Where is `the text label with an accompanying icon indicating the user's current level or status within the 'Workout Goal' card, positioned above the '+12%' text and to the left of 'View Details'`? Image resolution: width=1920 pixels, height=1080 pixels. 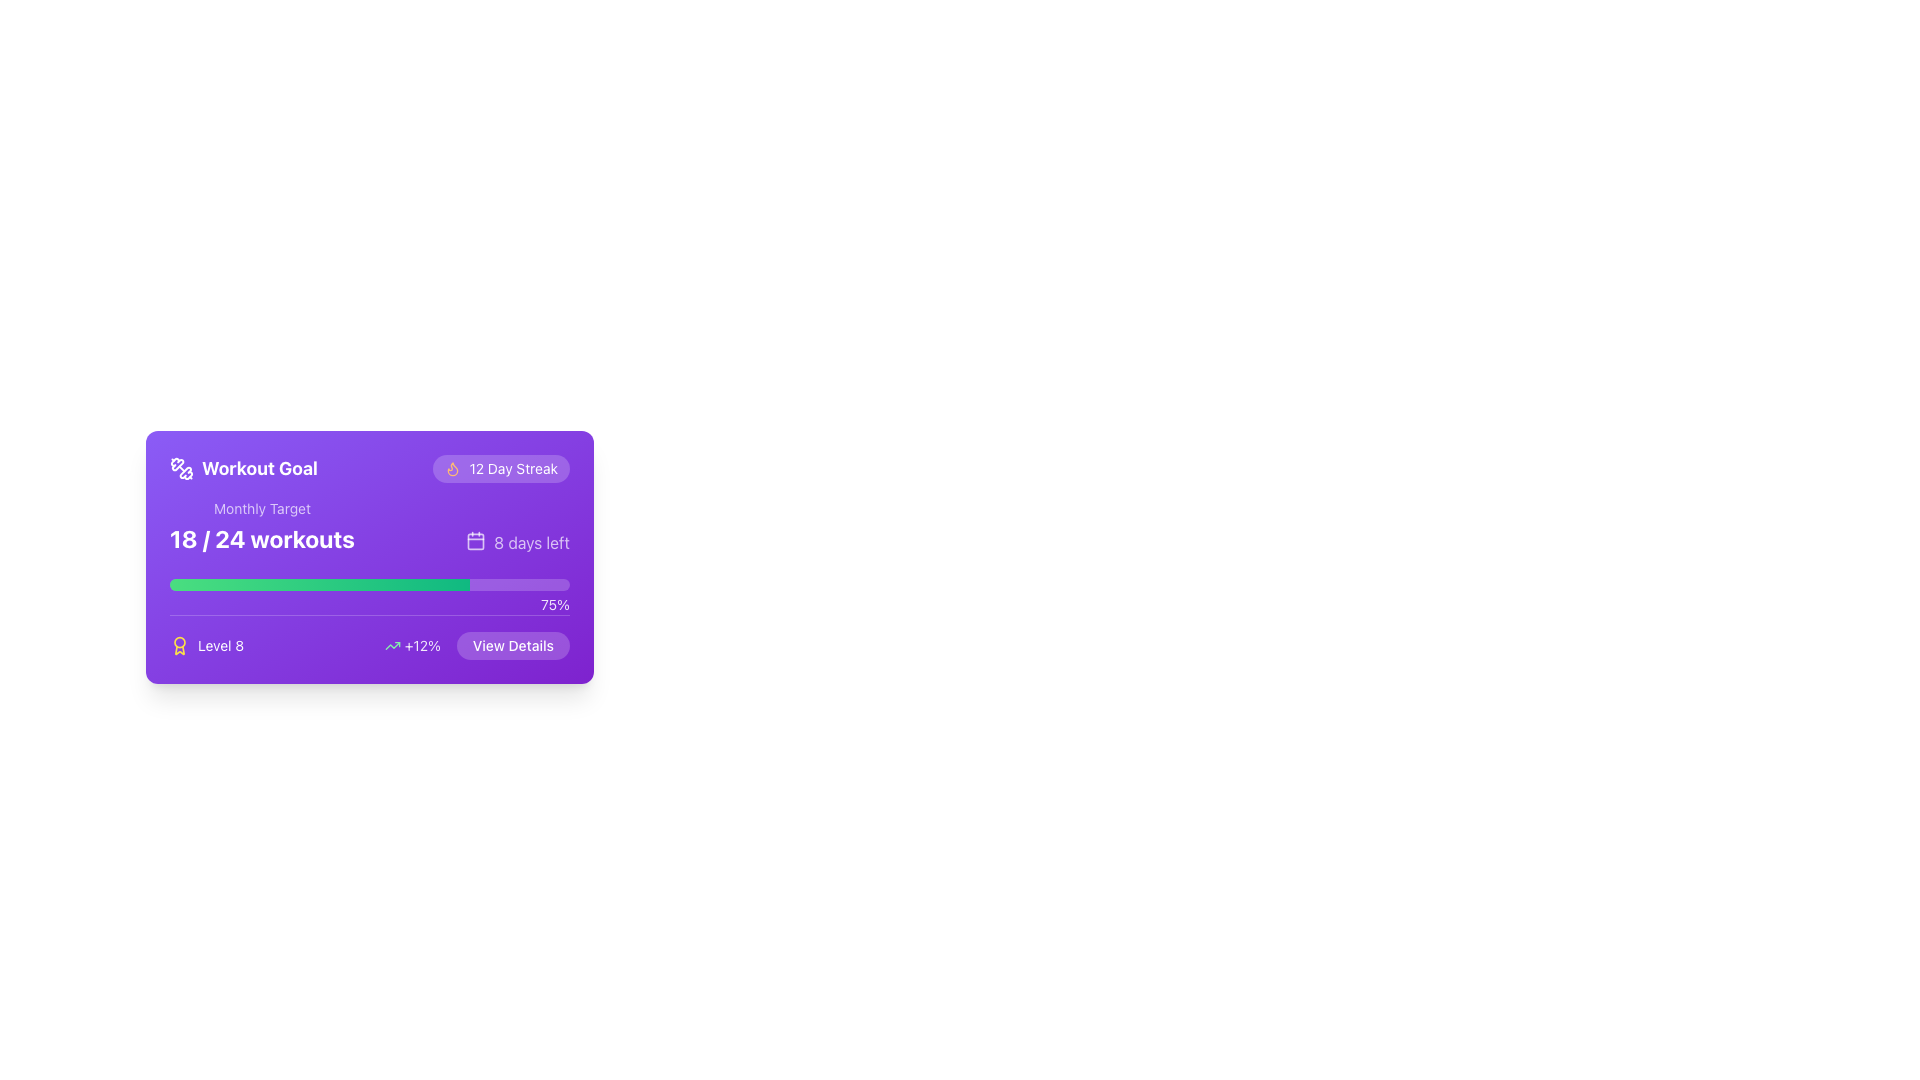 the text label with an accompanying icon indicating the user's current level or status within the 'Workout Goal' card, positioned above the '+12%' text and to the left of 'View Details' is located at coordinates (207, 645).